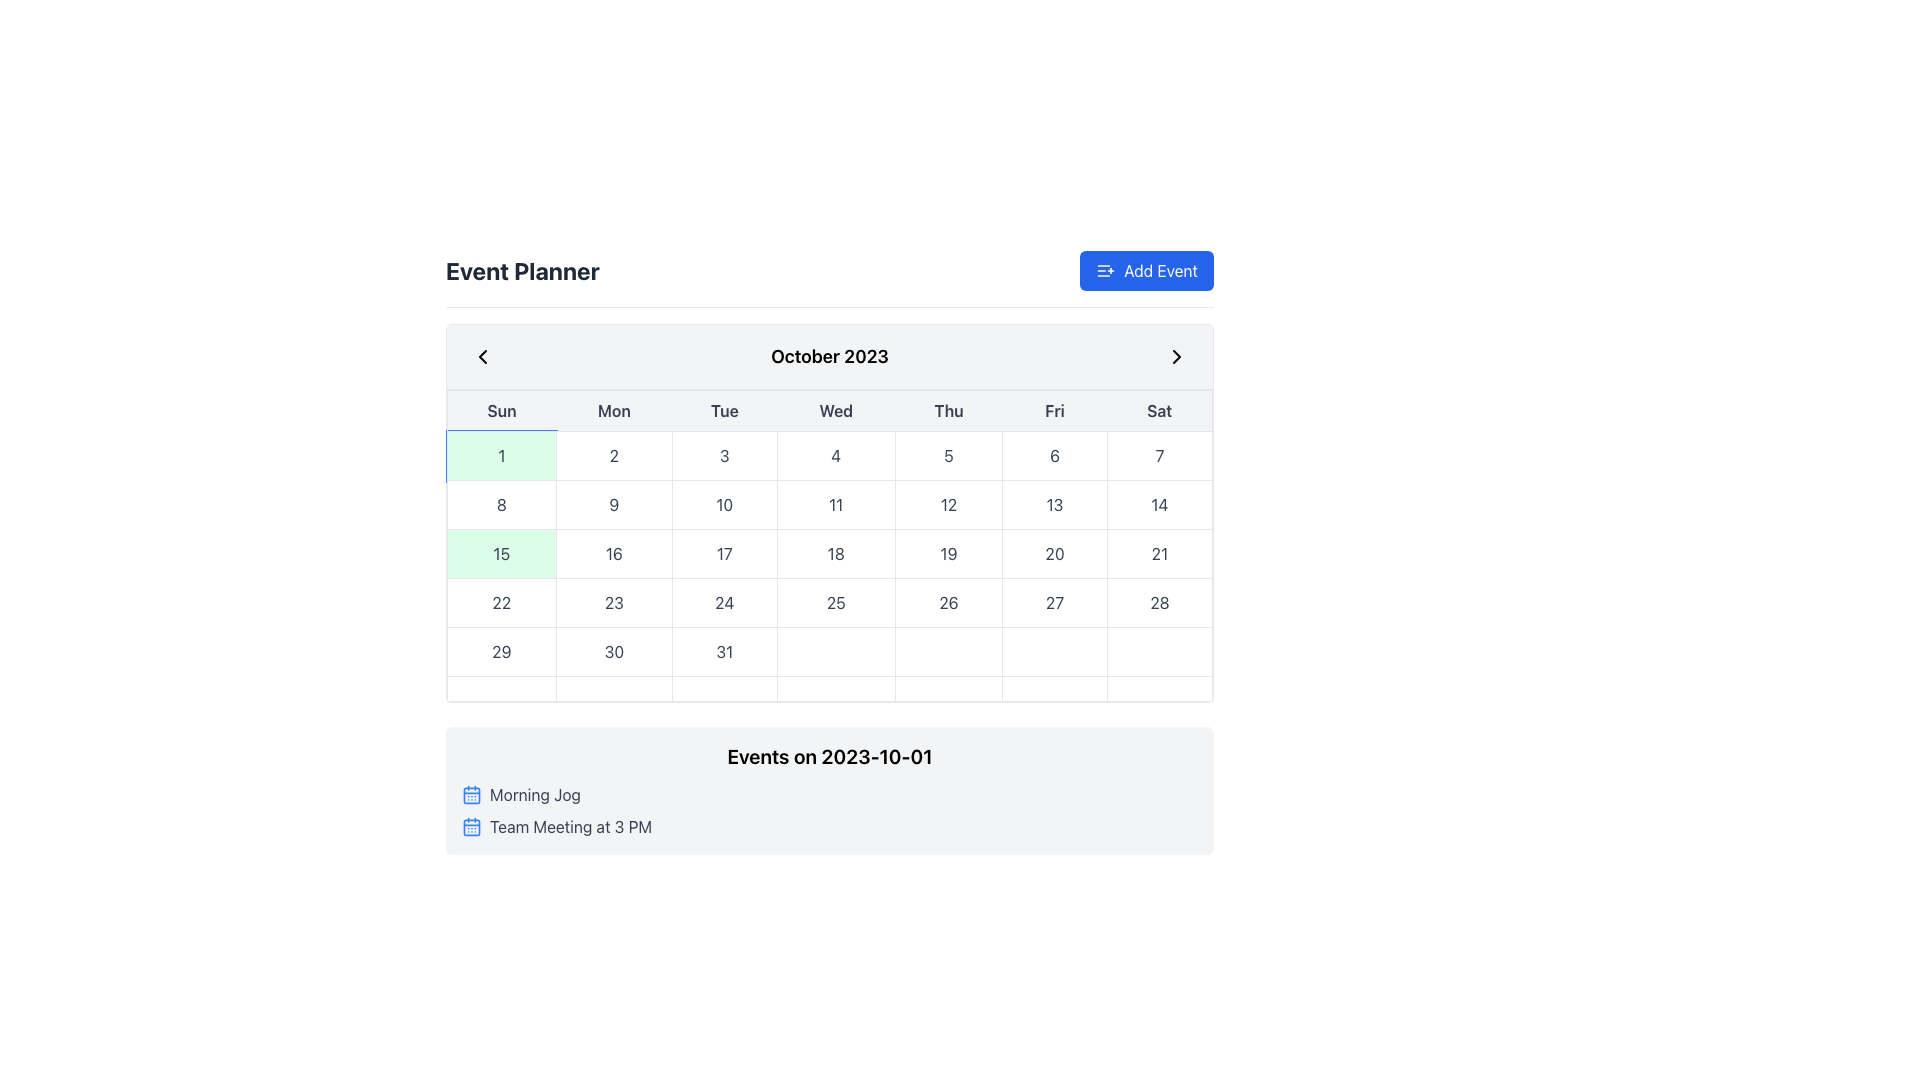 The image size is (1920, 1080). What do you see at coordinates (948, 688) in the screenshot?
I see `the fifth selectable block in the last week row of the calendar` at bounding box center [948, 688].